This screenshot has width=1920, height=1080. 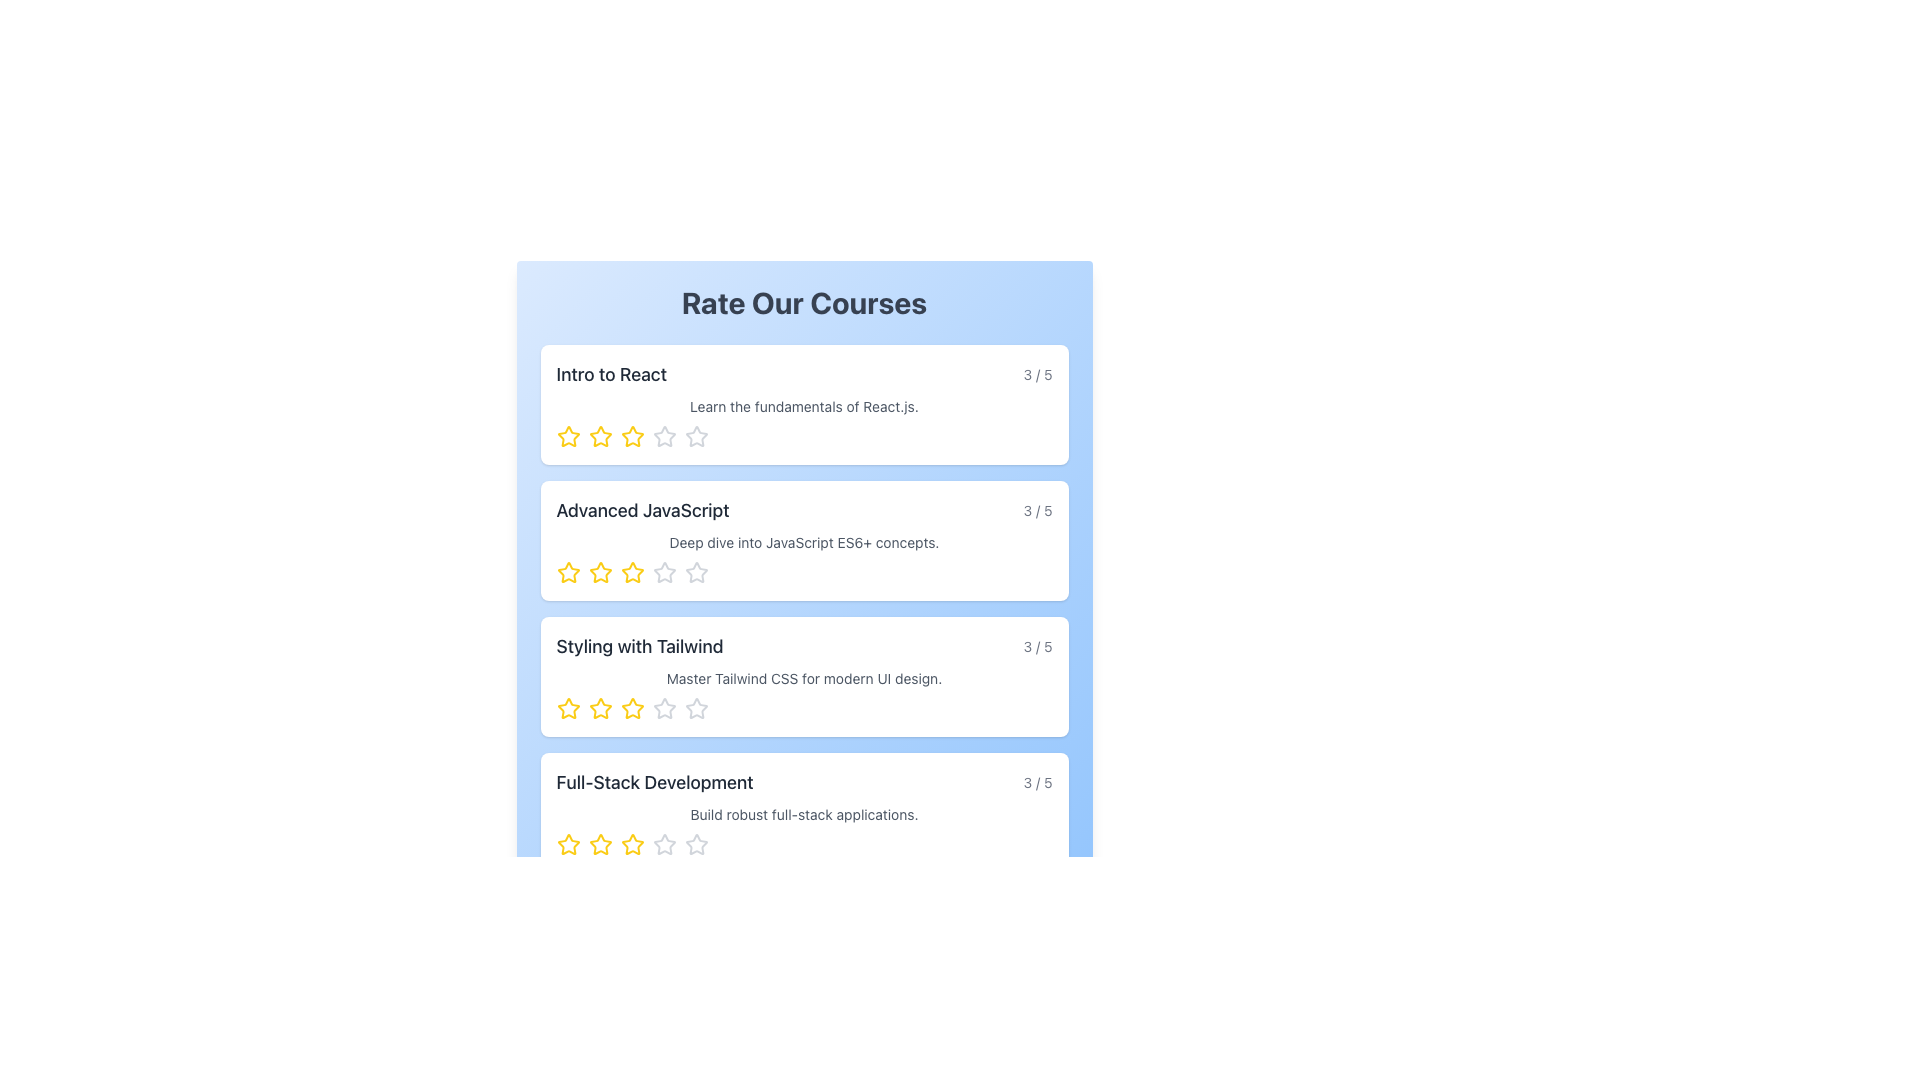 What do you see at coordinates (804, 405) in the screenshot?
I see `the text of the course overview card for 'Intro to React'` at bounding box center [804, 405].